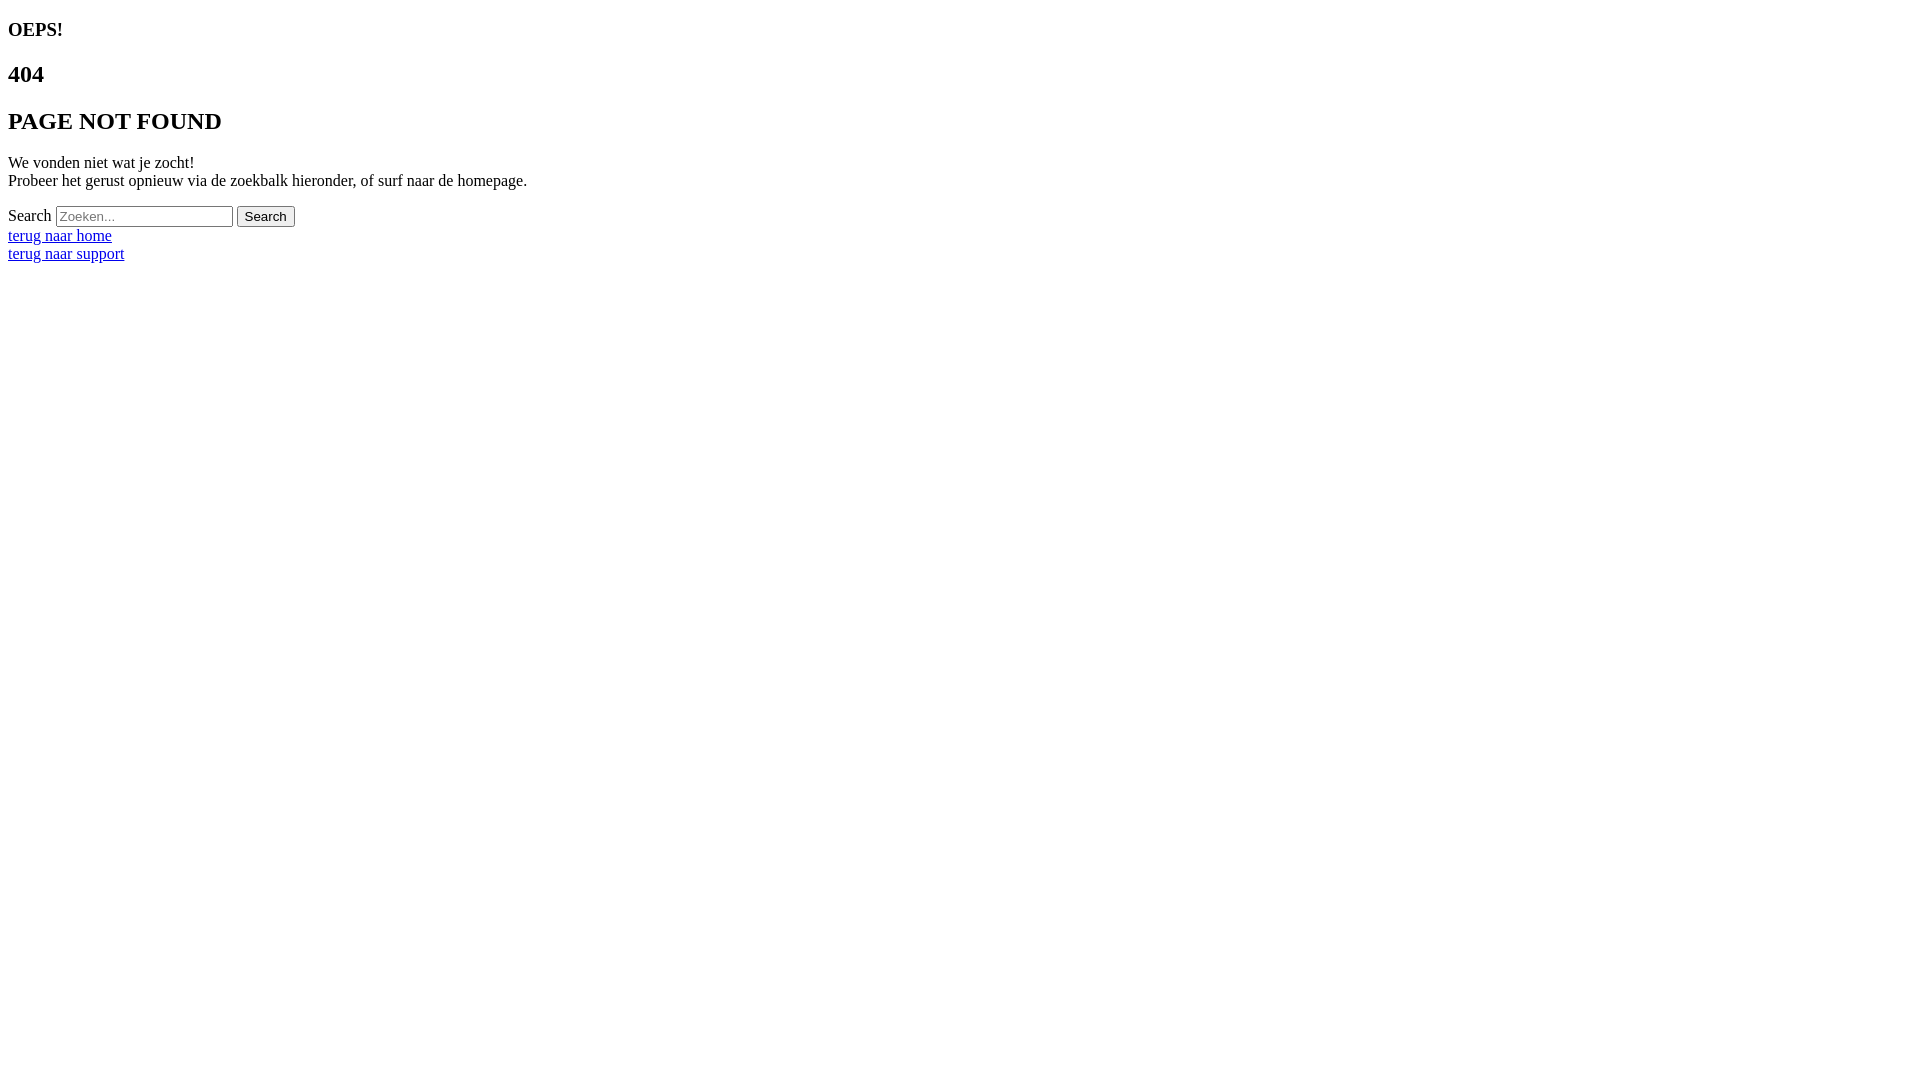 The width and height of the screenshot is (1920, 1080). What do you see at coordinates (59, 234) in the screenshot?
I see `'terug naar home'` at bounding box center [59, 234].